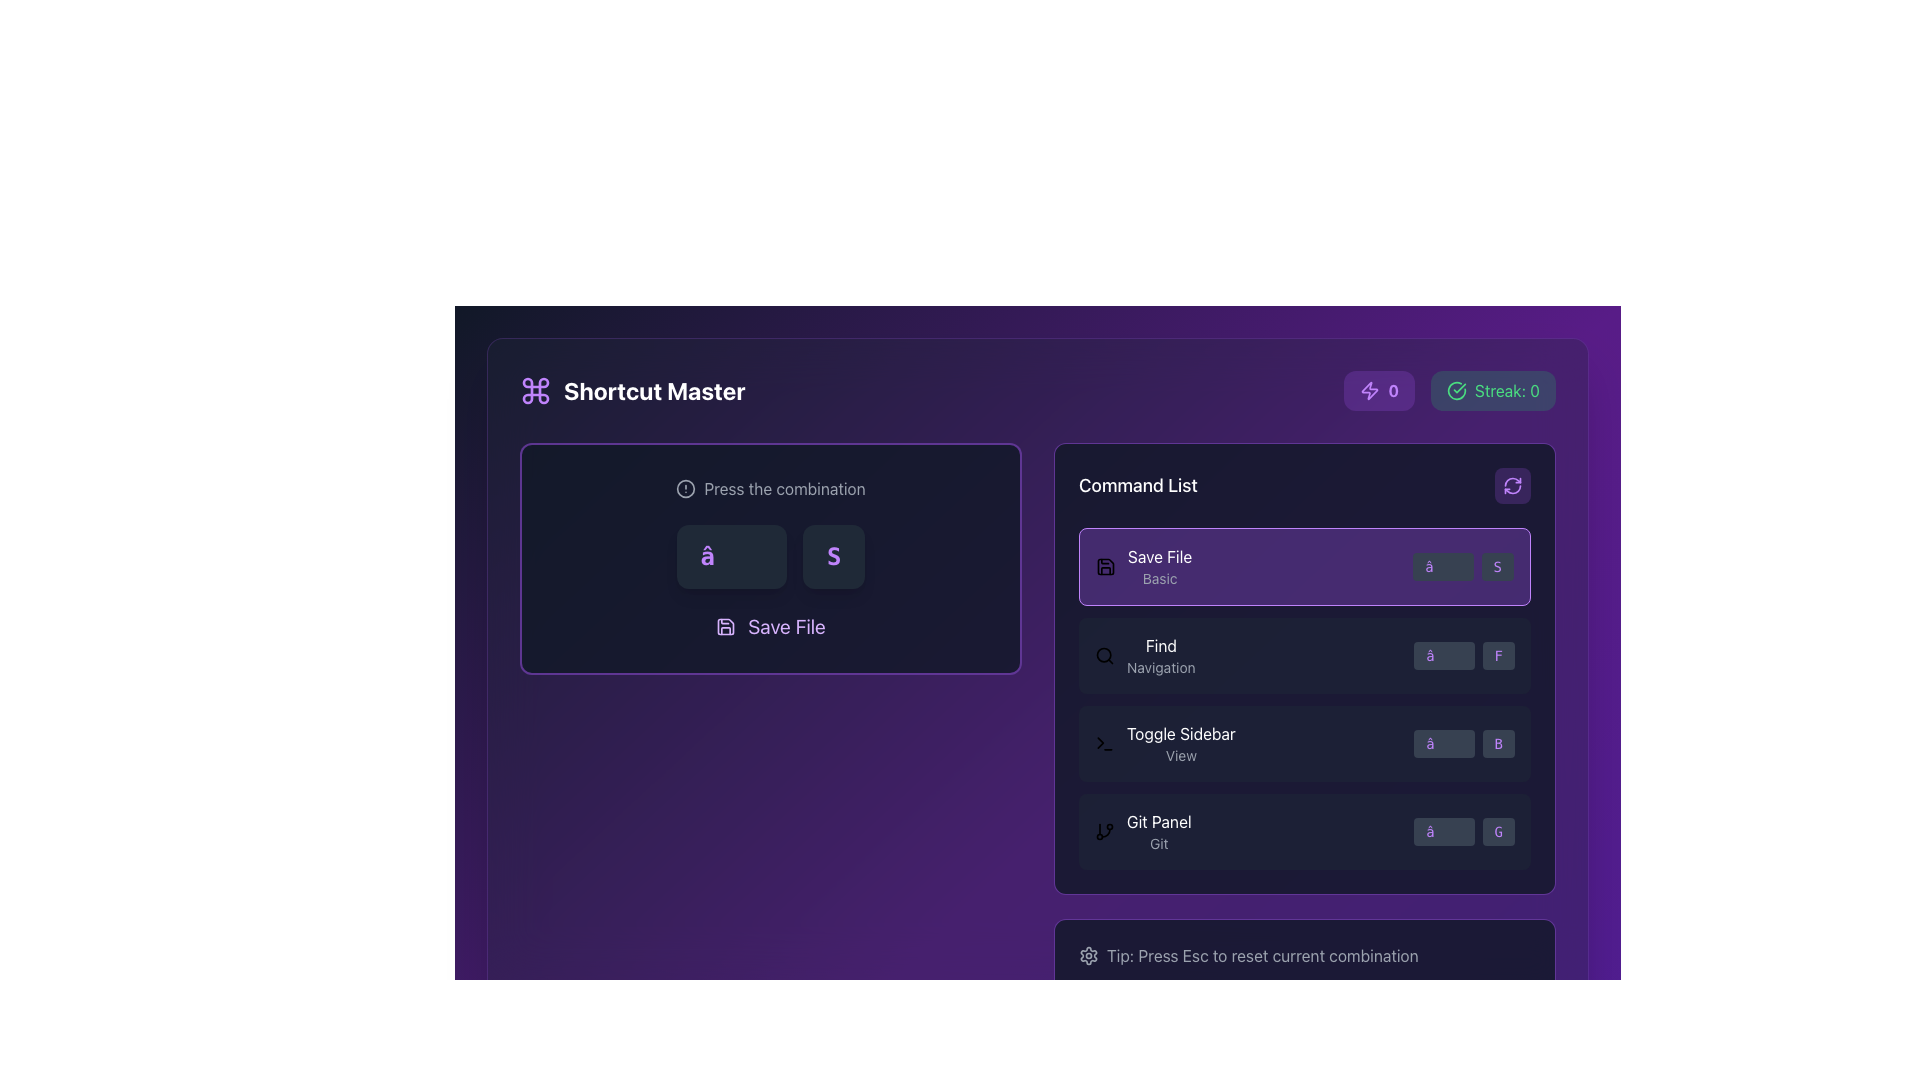 The width and height of the screenshot is (1920, 1080). I want to click on the label with an icon and text that indicates the functionality of saving a file, located at the center of the lower portion of the panel labeled 'Press the combination', so click(770, 626).